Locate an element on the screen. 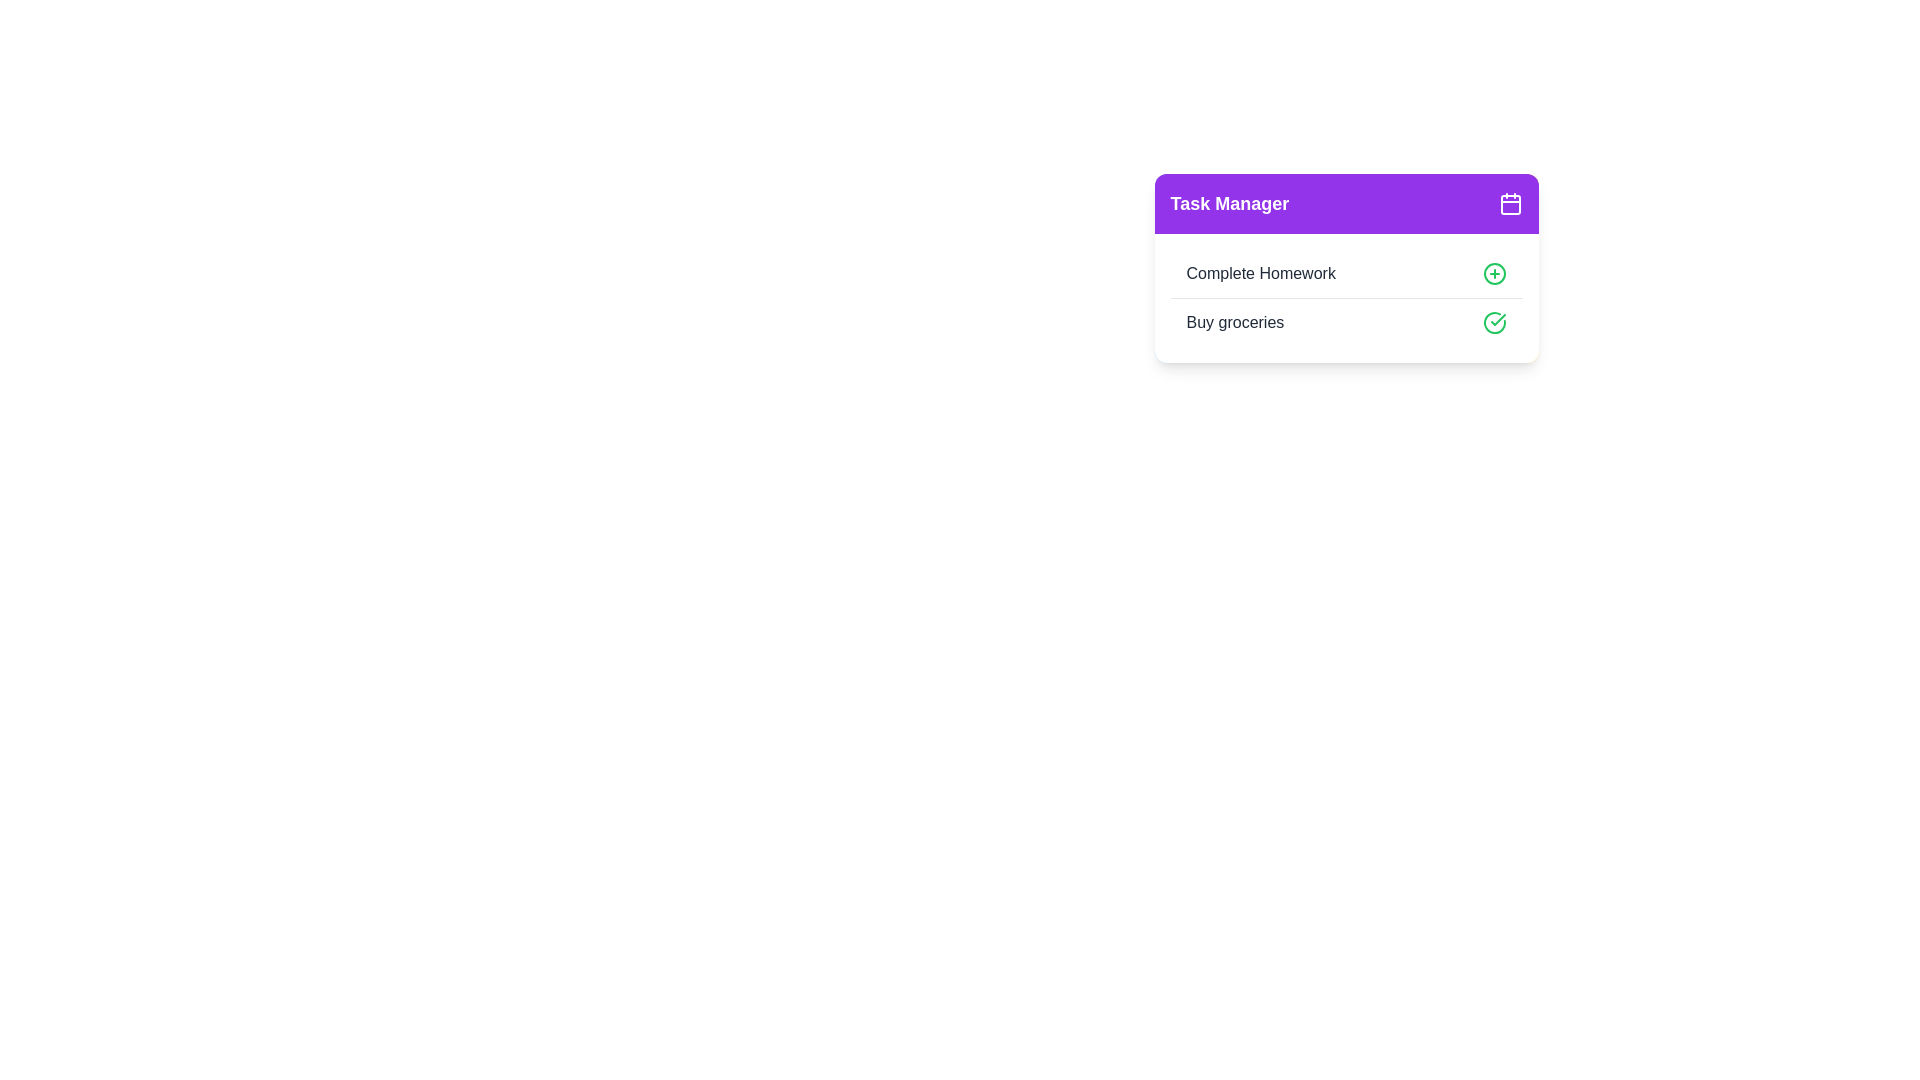 The width and height of the screenshot is (1920, 1080). the Status icon indicating the completion of the 'Buy groceries' task, located at the far-right side of the corresponding row is located at coordinates (1494, 322).